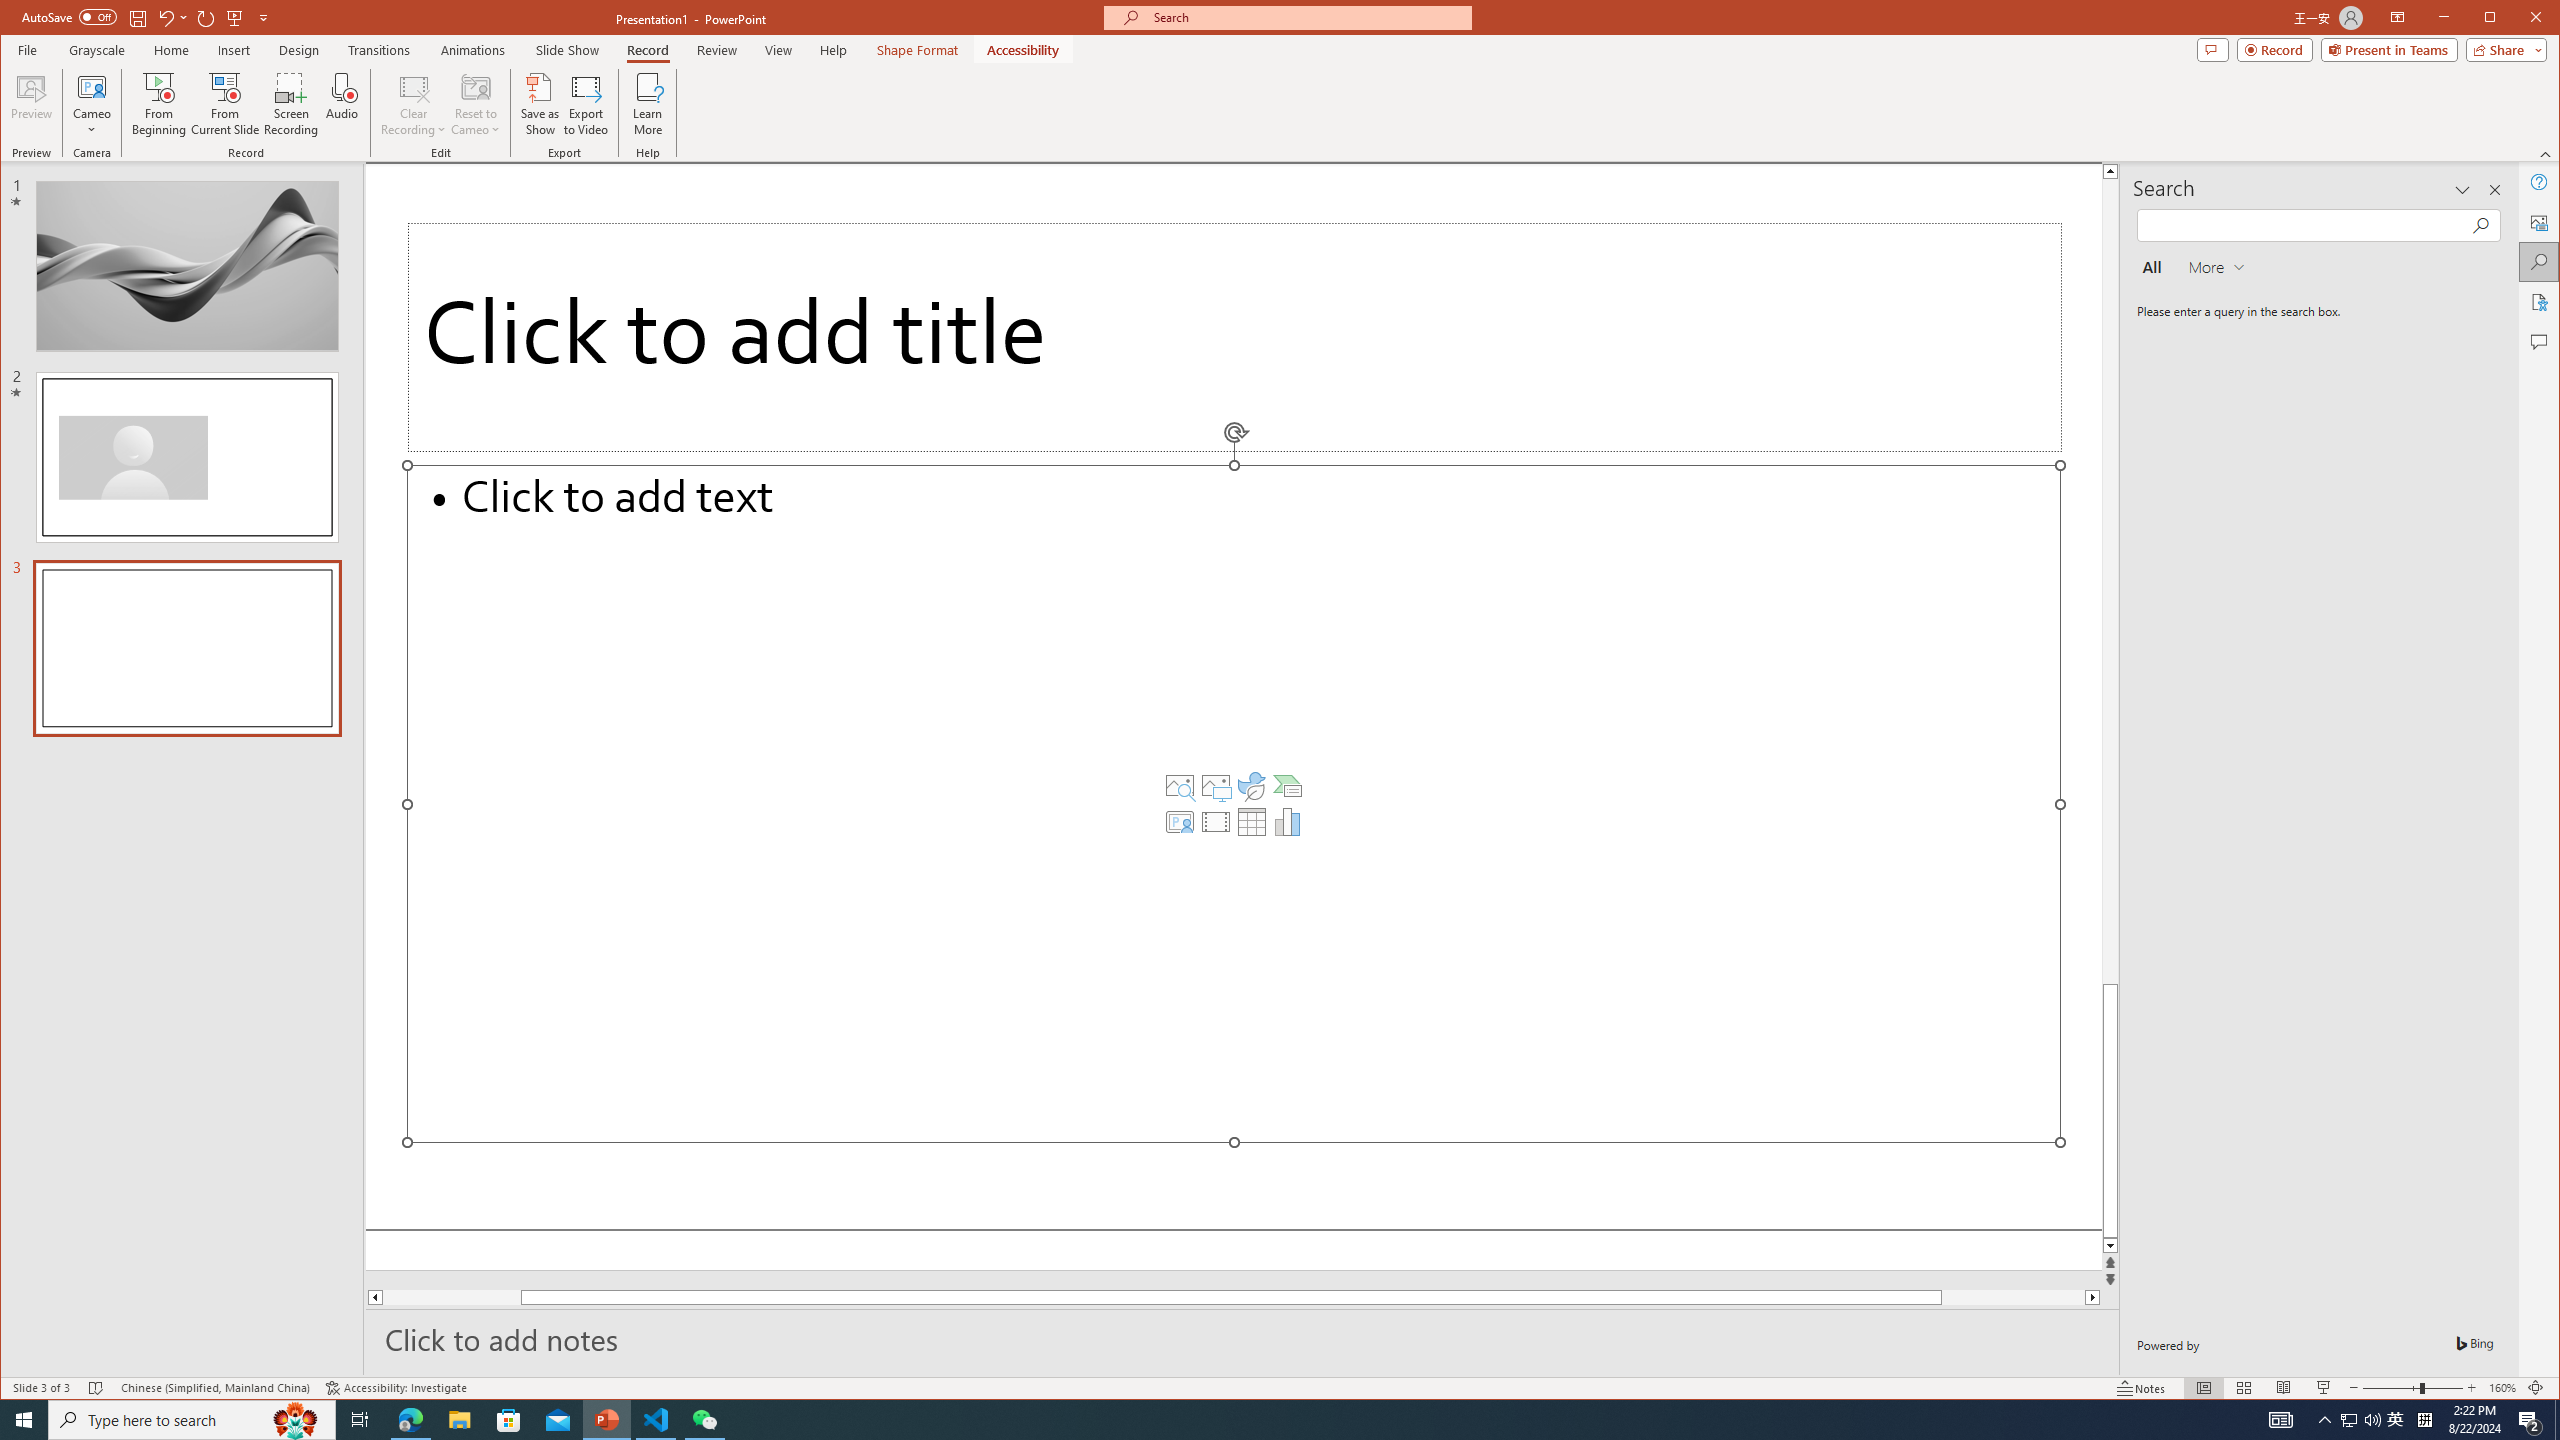 The width and height of the screenshot is (2560, 1440). What do you see at coordinates (1251, 785) in the screenshot?
I see `'Insert an Icon'` at bounding box center [1251, 785].